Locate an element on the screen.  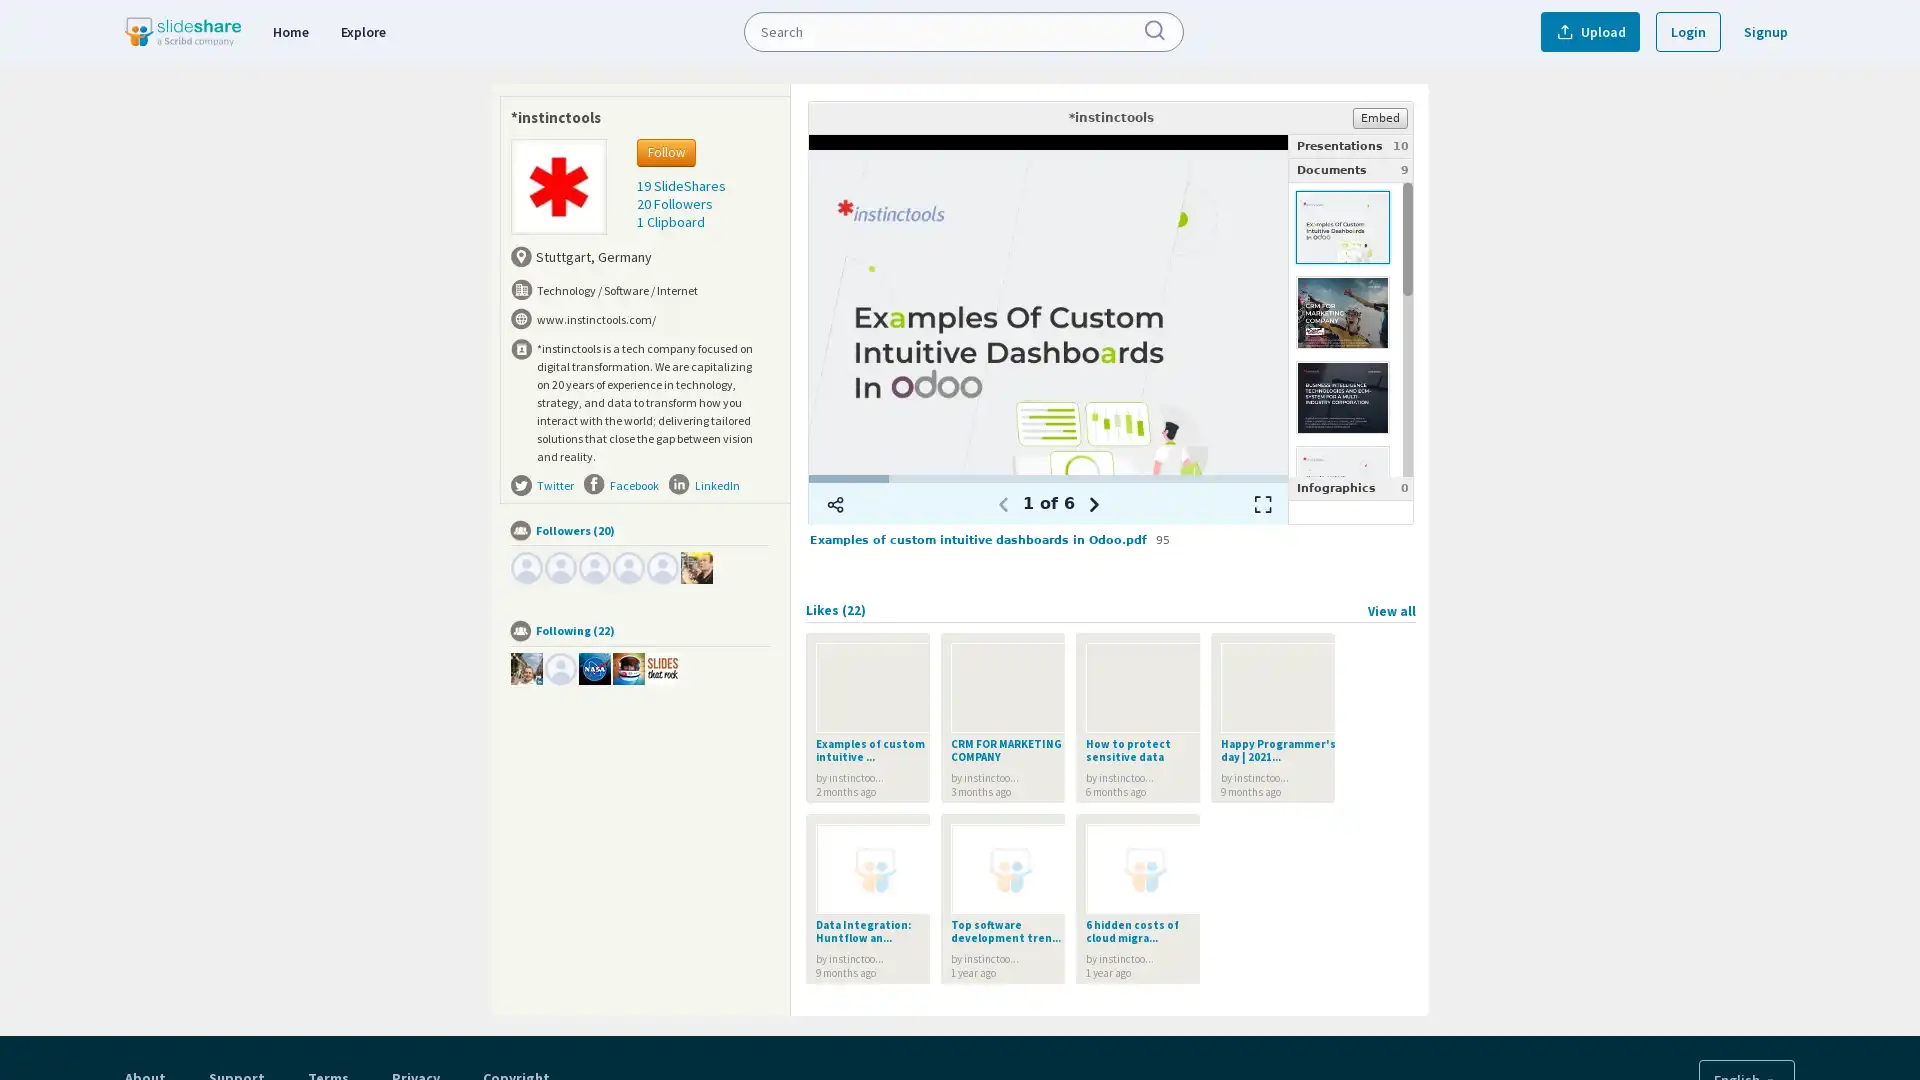
Submit Search is located at coordinates (1152, 30).